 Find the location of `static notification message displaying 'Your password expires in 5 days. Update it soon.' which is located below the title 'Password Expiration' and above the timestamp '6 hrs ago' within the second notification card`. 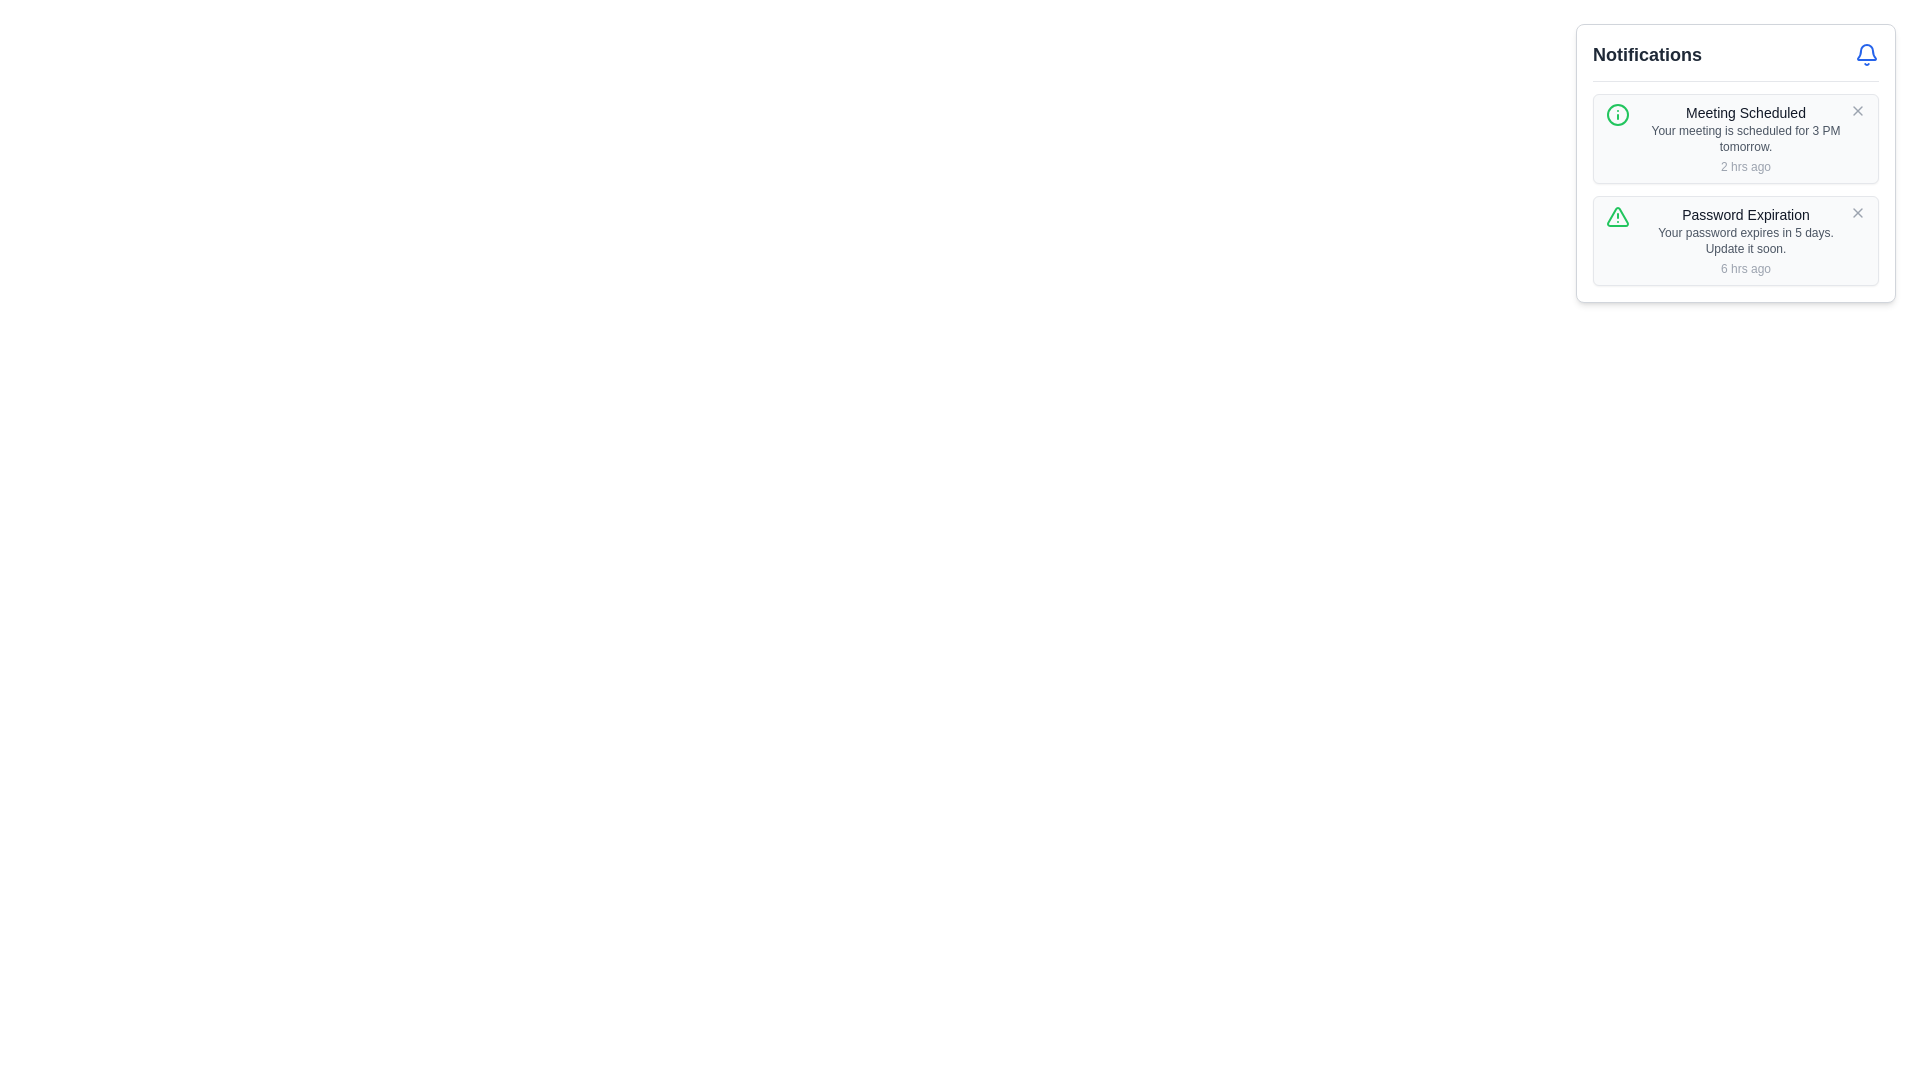

static notification message displaying 'Your password expires in 5 days. Update it soon.' which is located below the title 'Password Expiration' and above the timestamp '6 hrs ago' within the second notification card is located at coordinates (1745, 239).